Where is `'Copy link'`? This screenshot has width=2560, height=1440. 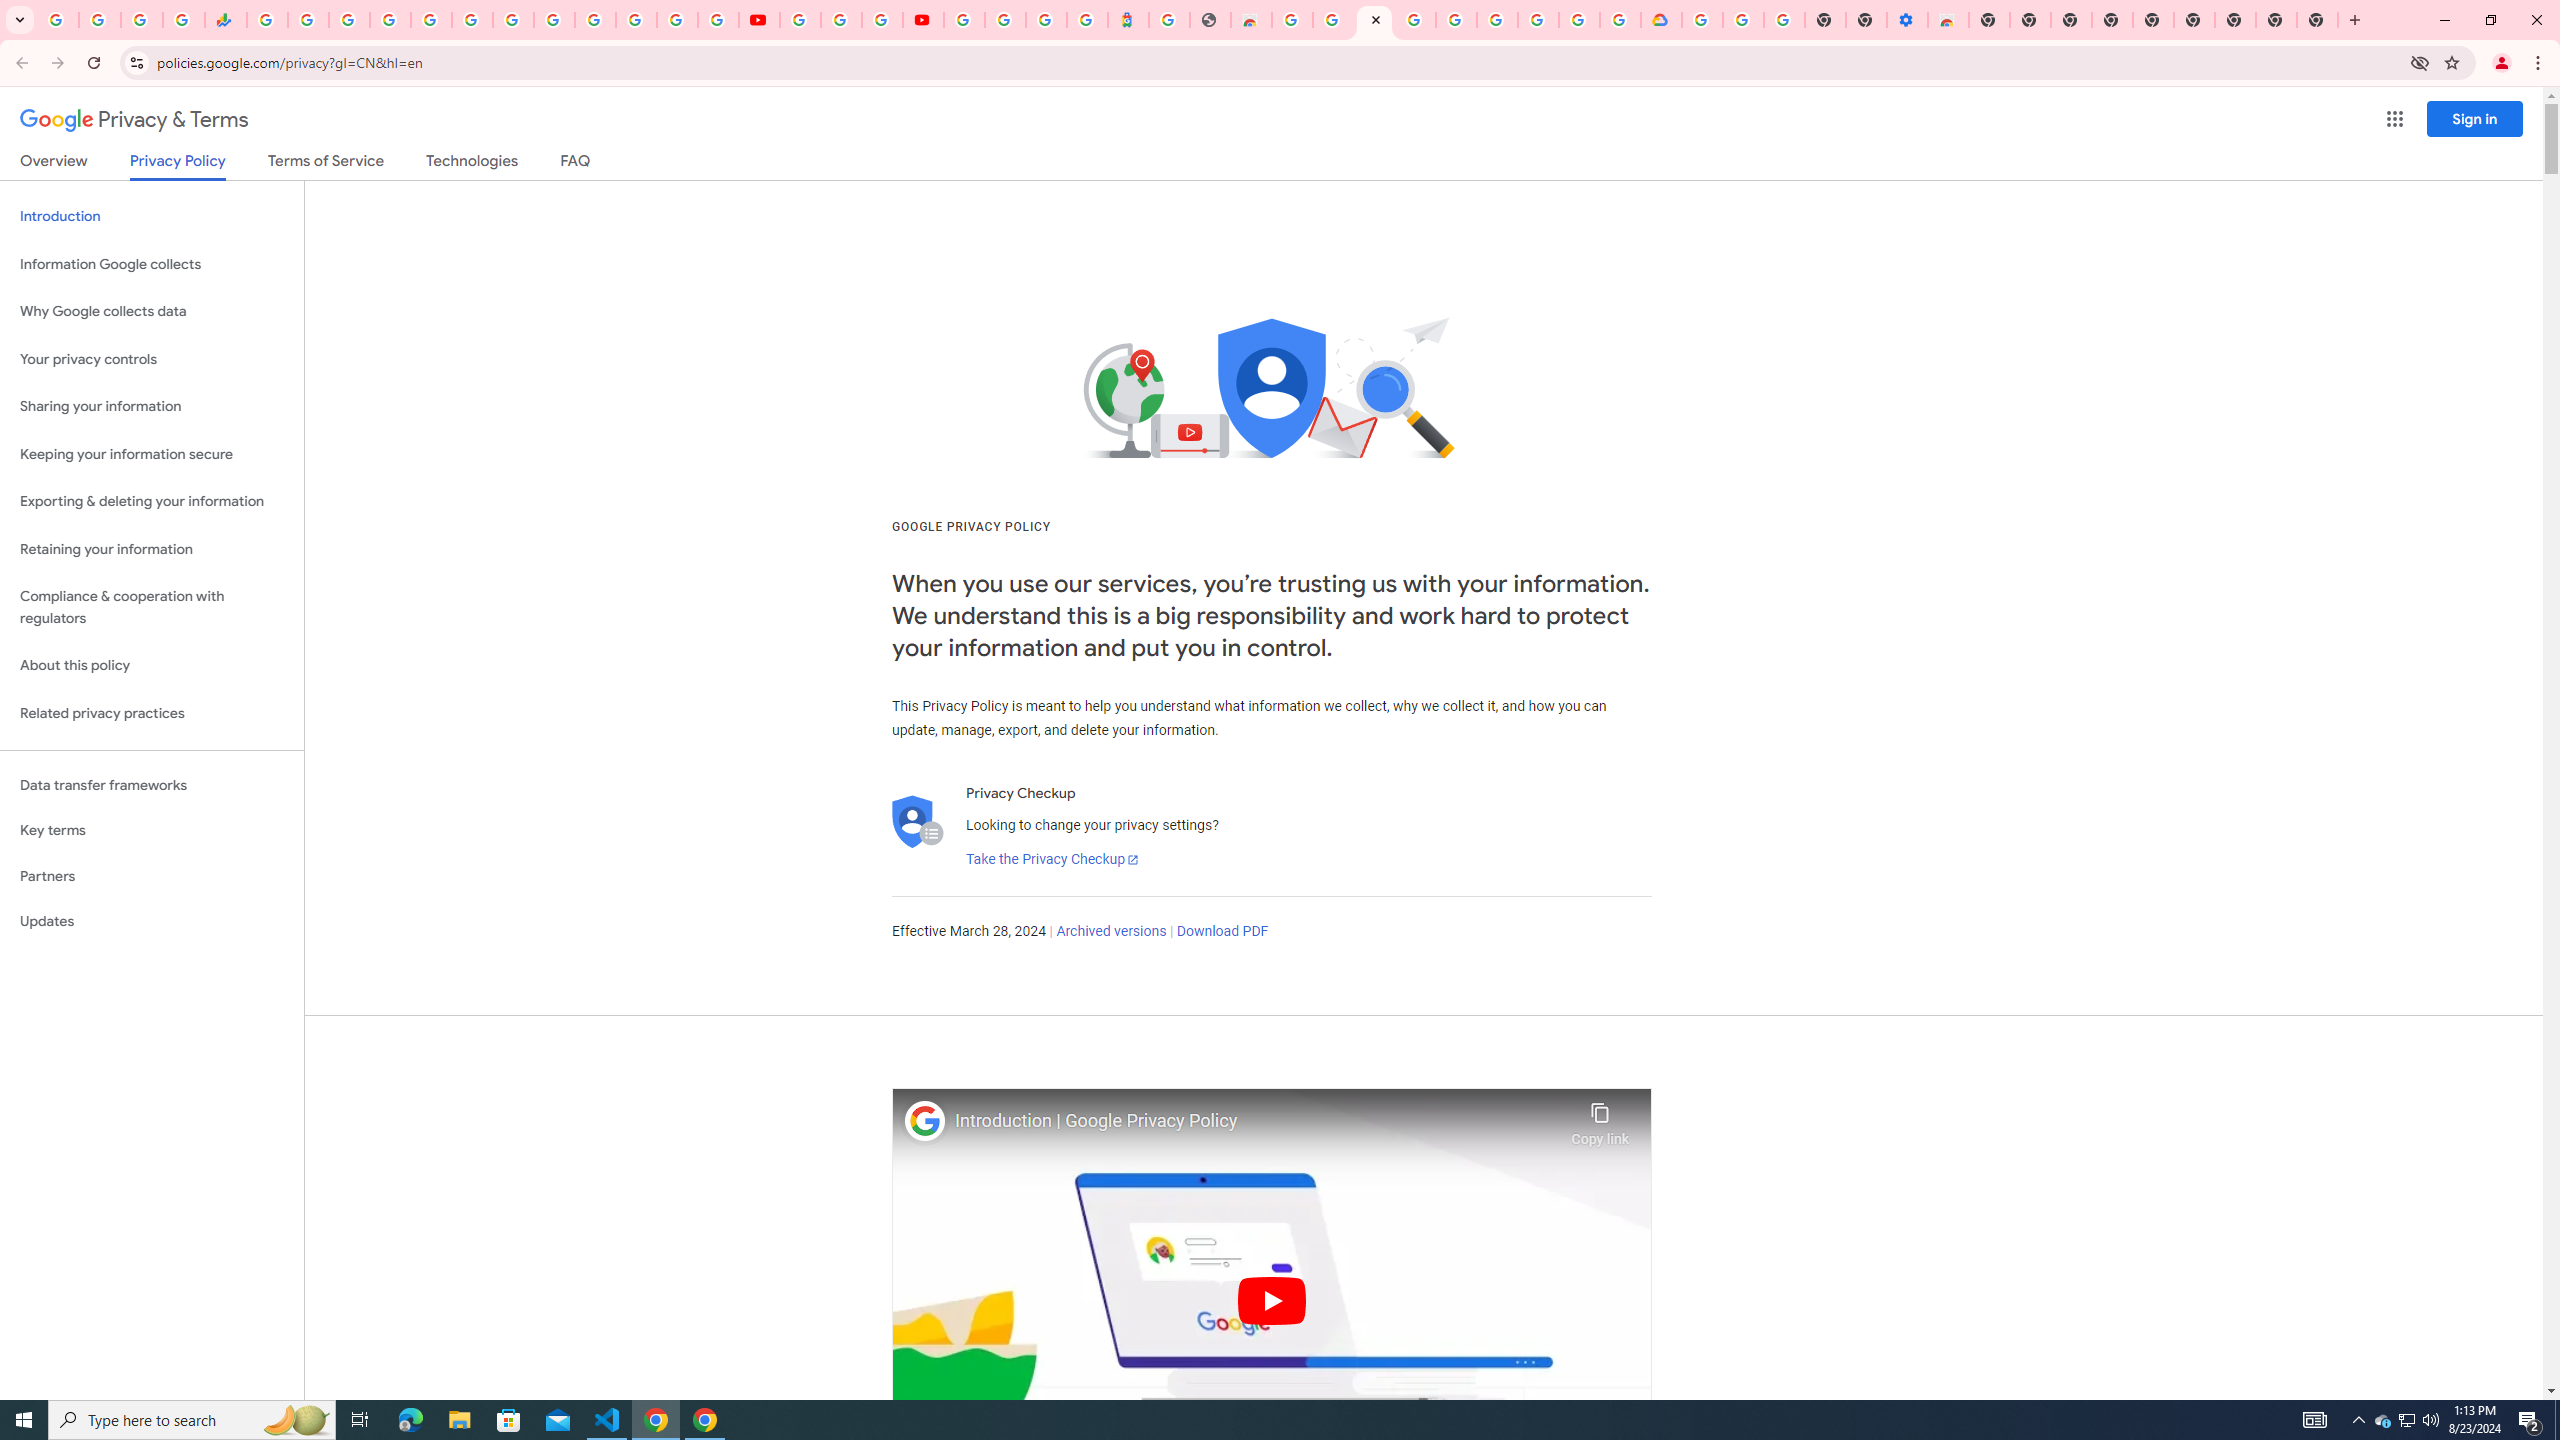
'Copy link' is located at coordinates (1599, 1118).